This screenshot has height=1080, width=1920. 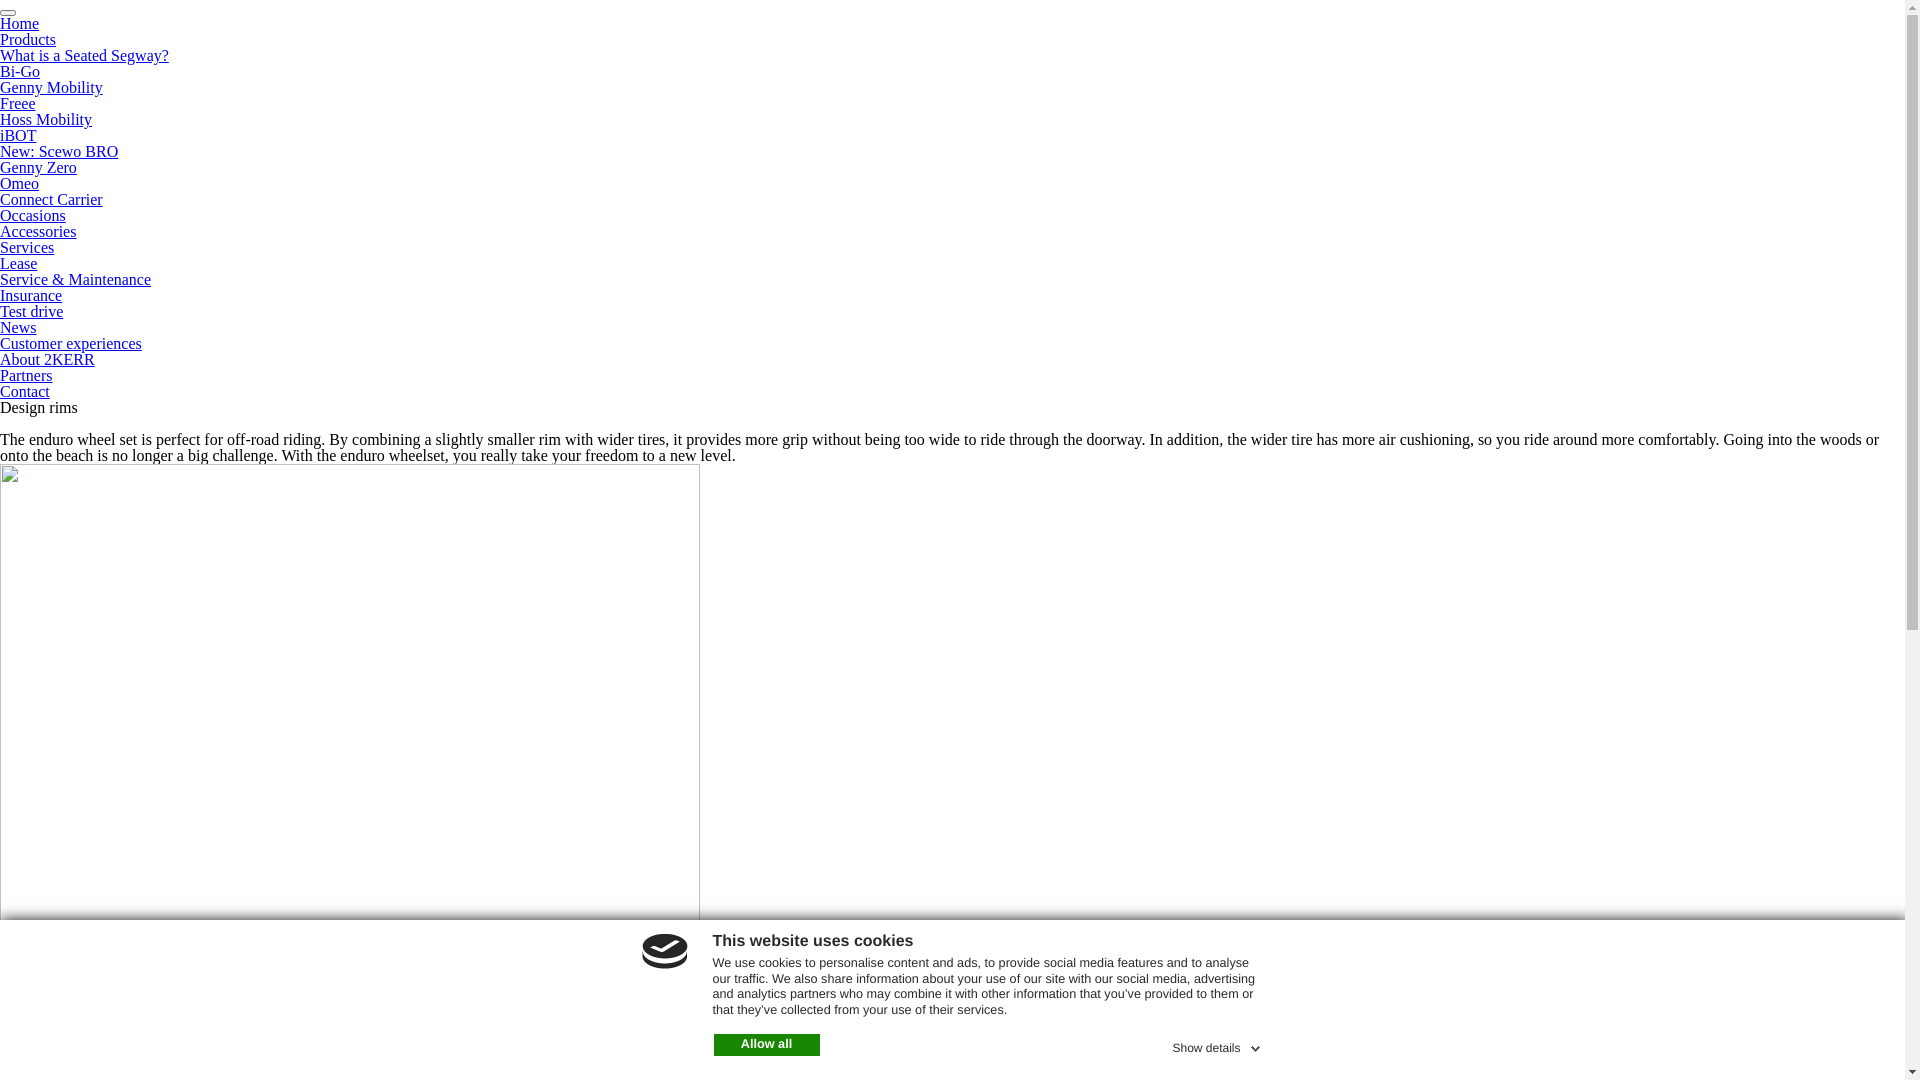 I want to click on 'Service & Maintenance', so click(x=75, y=279).